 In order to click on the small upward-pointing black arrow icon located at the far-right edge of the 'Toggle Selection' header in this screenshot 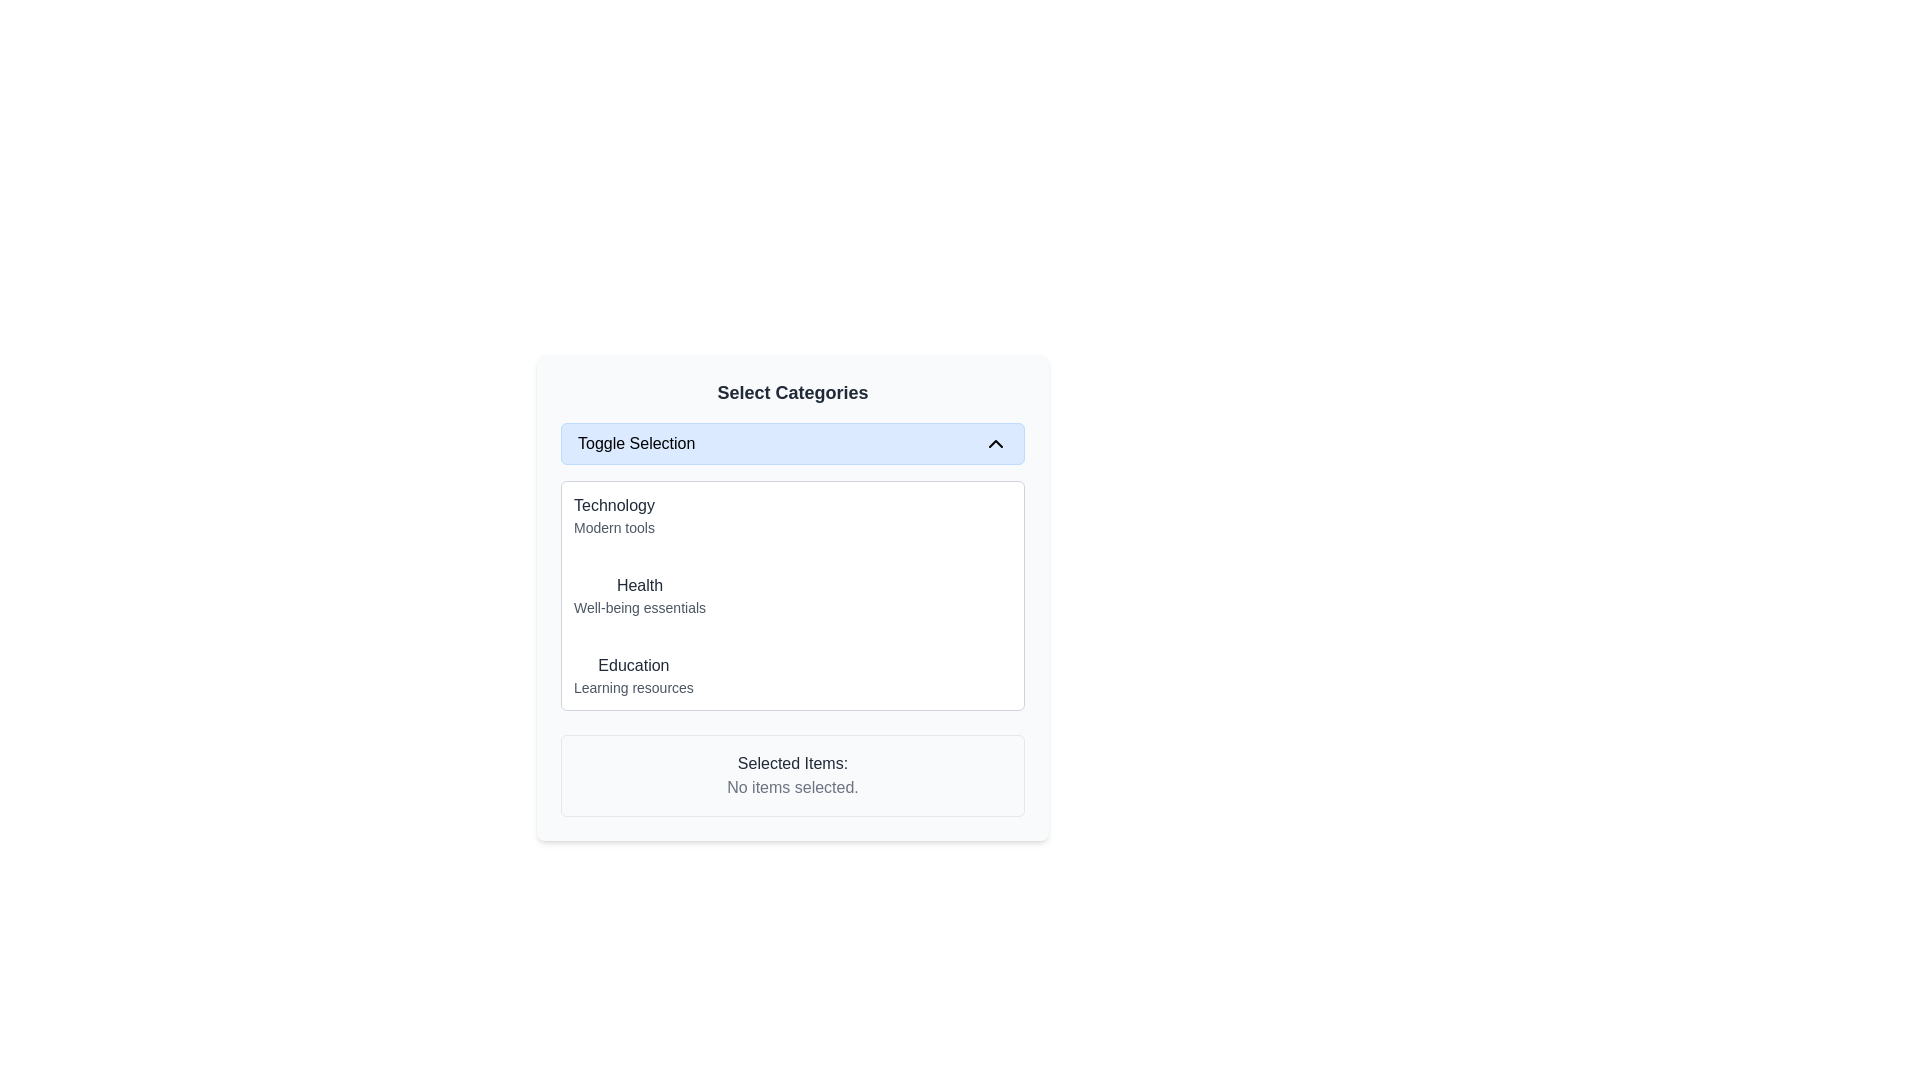, I will do `click(996, 442)`.